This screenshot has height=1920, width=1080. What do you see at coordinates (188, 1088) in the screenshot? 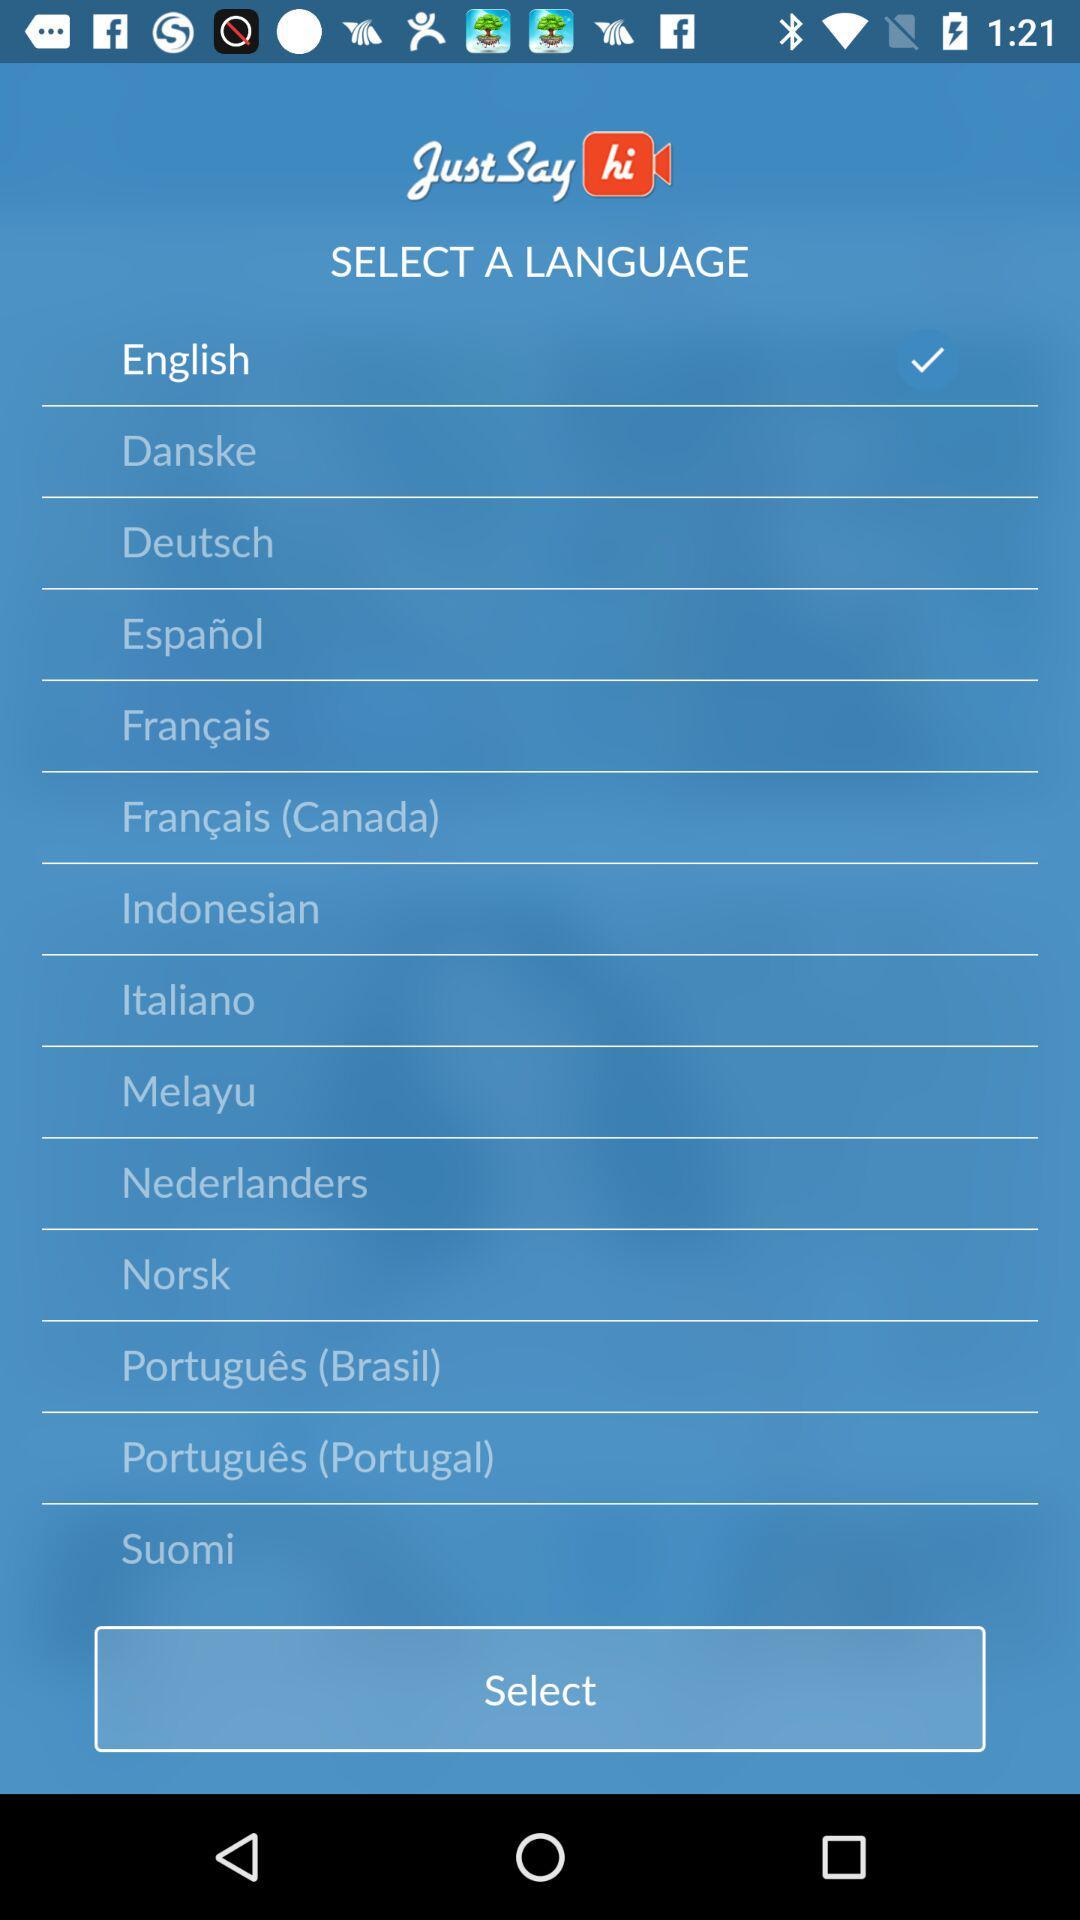
I see `the melayu item` at bounding box center [188, 1088].